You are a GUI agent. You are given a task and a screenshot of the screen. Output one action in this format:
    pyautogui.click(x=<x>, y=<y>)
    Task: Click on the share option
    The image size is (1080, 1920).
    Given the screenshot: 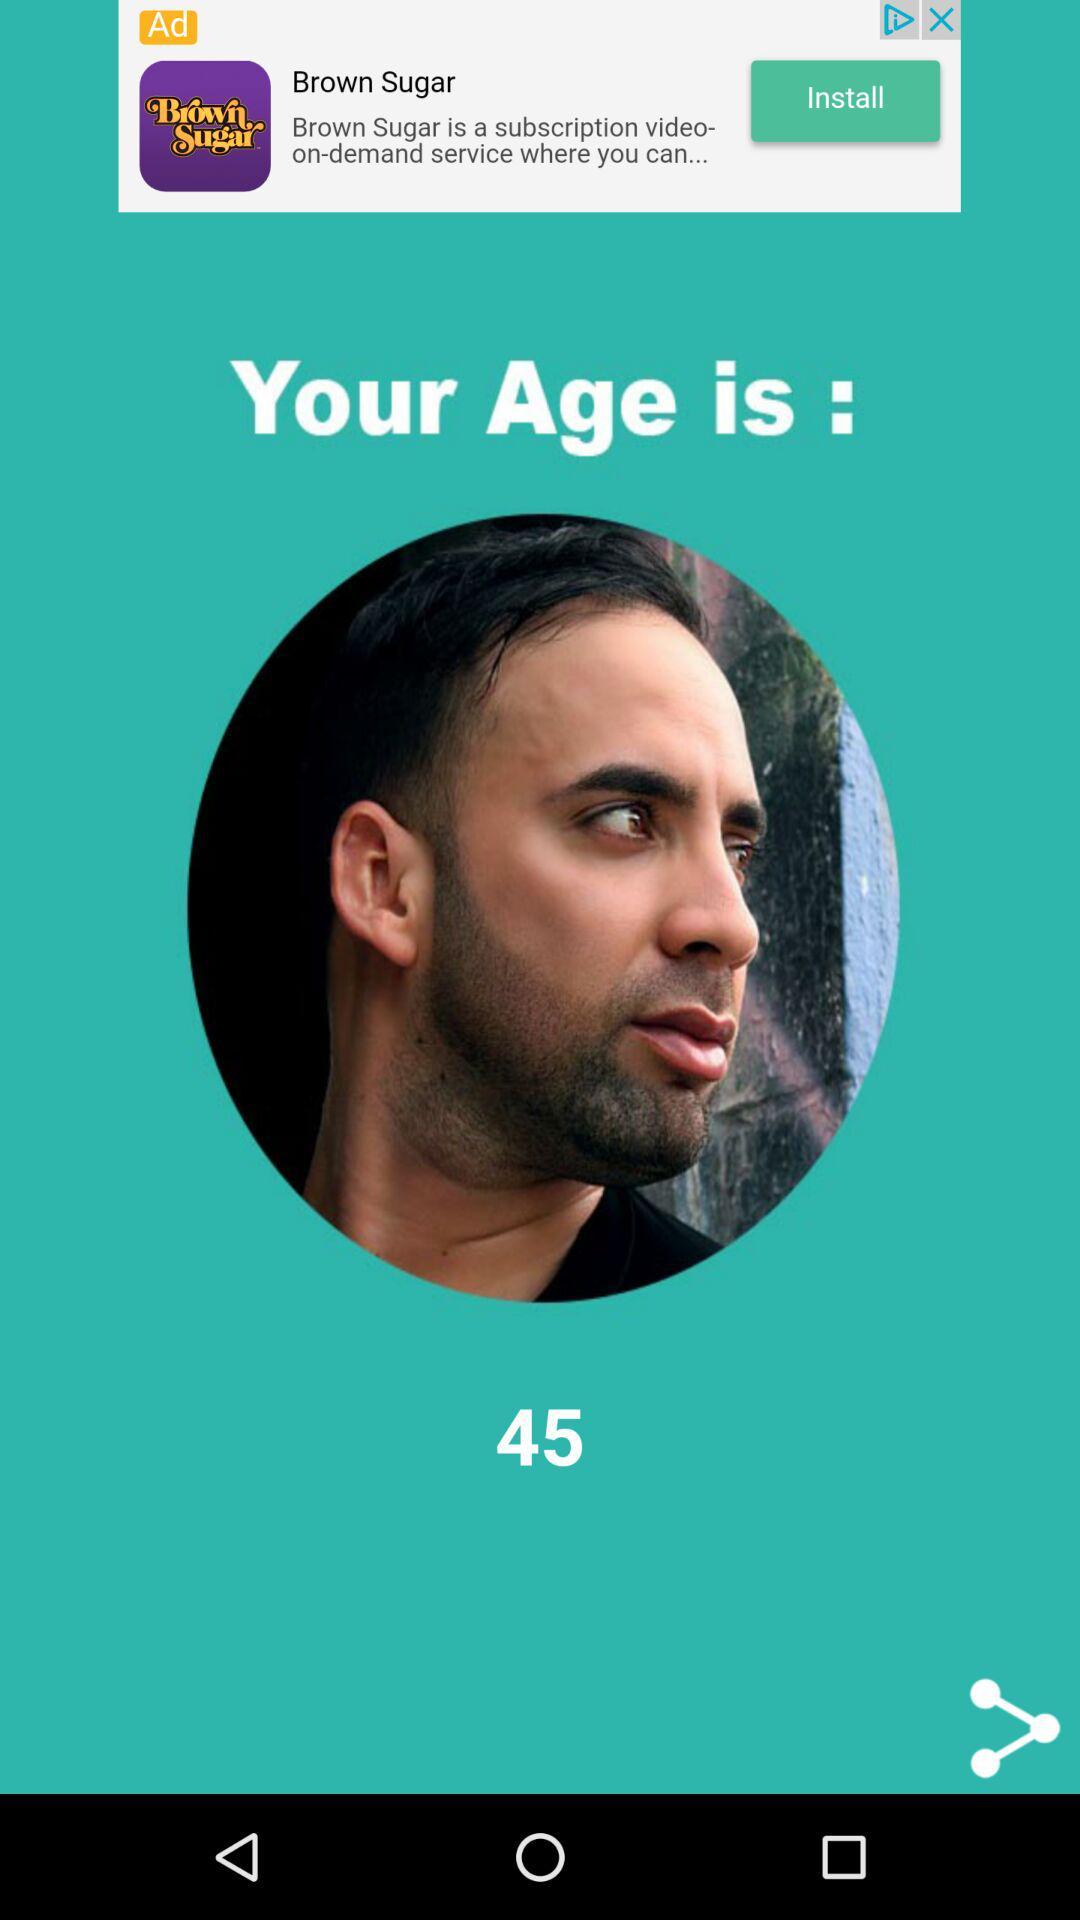 What is the action you would take?
    pyautogui.click(x=1014, y=1727)
    